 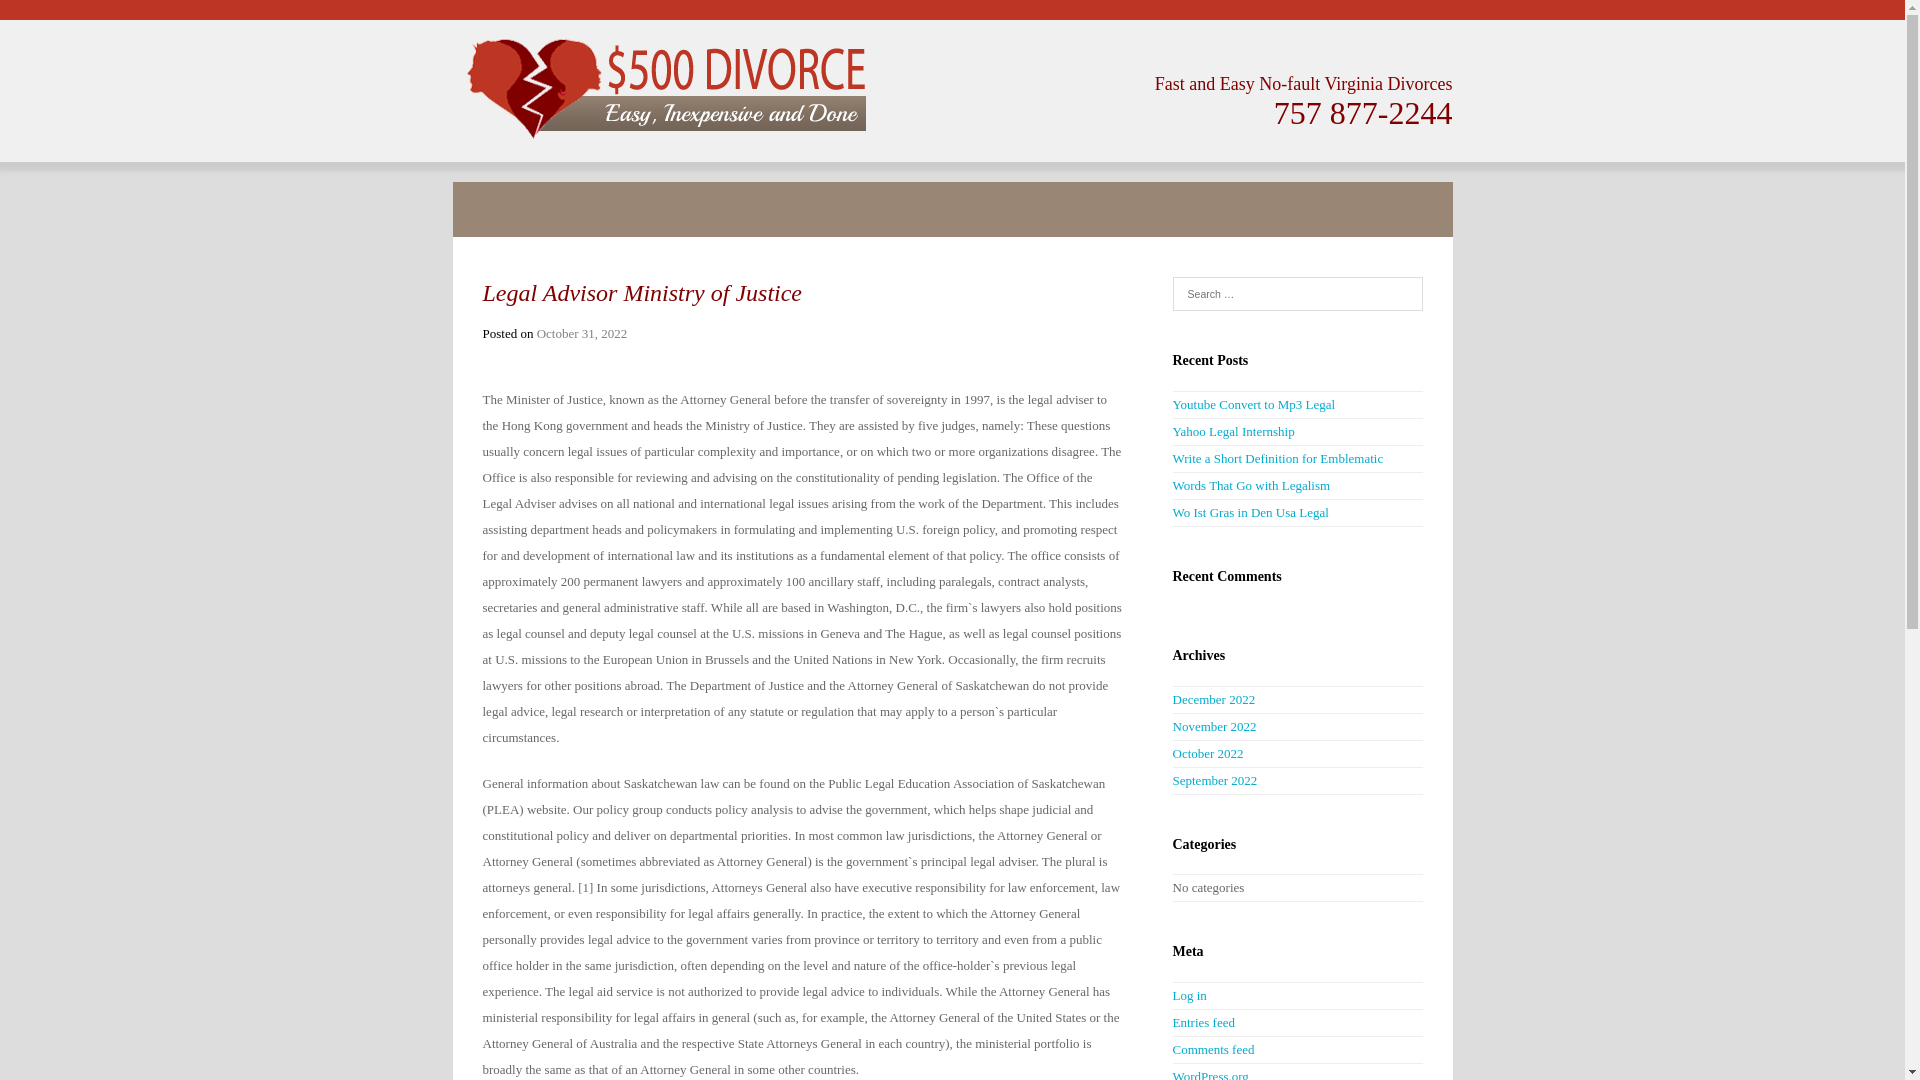 What do you see at coordinates (1212, 1048) in the screenshot?
I see `'Comments feed'` at bounding box center [1212, 1048].